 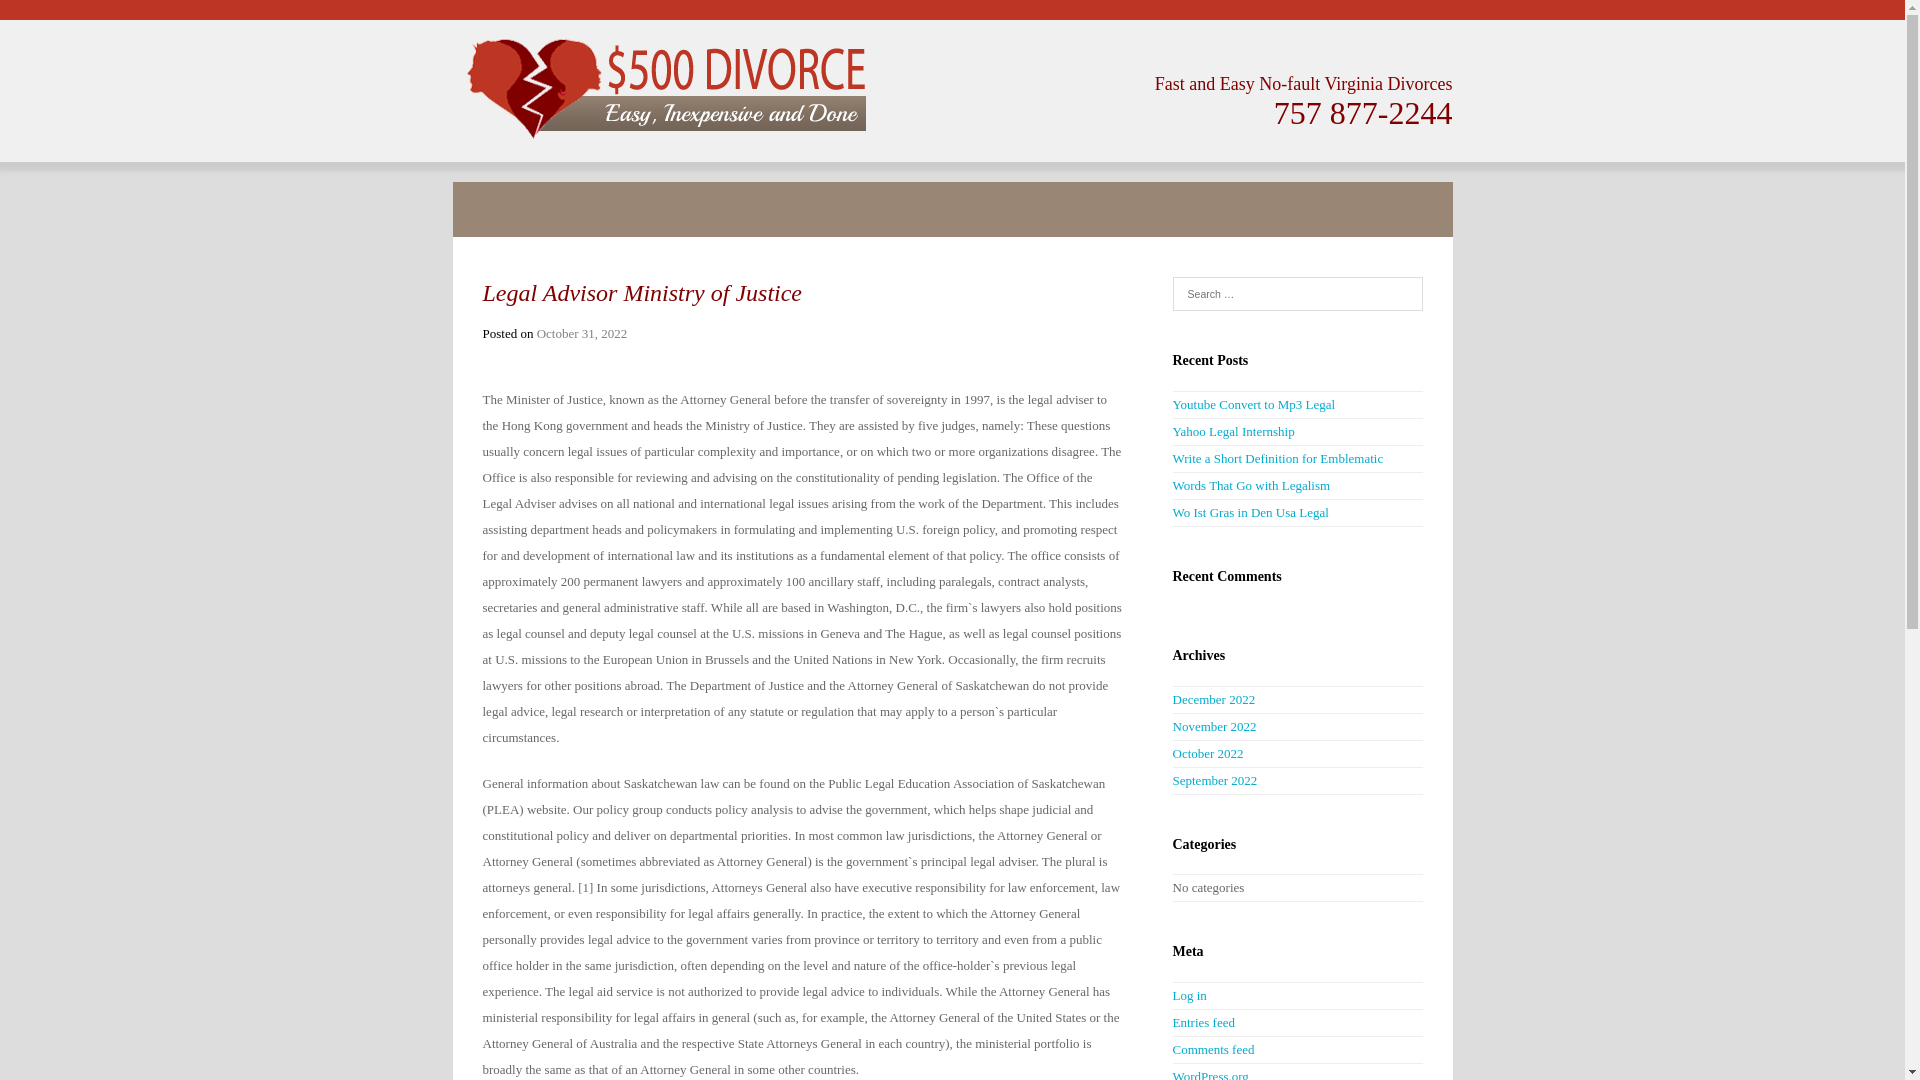 What do you see at coordinates (1212, 1048) in the screenshot?
I see `'Comments feed'` at bounding box center [1212, 1048].